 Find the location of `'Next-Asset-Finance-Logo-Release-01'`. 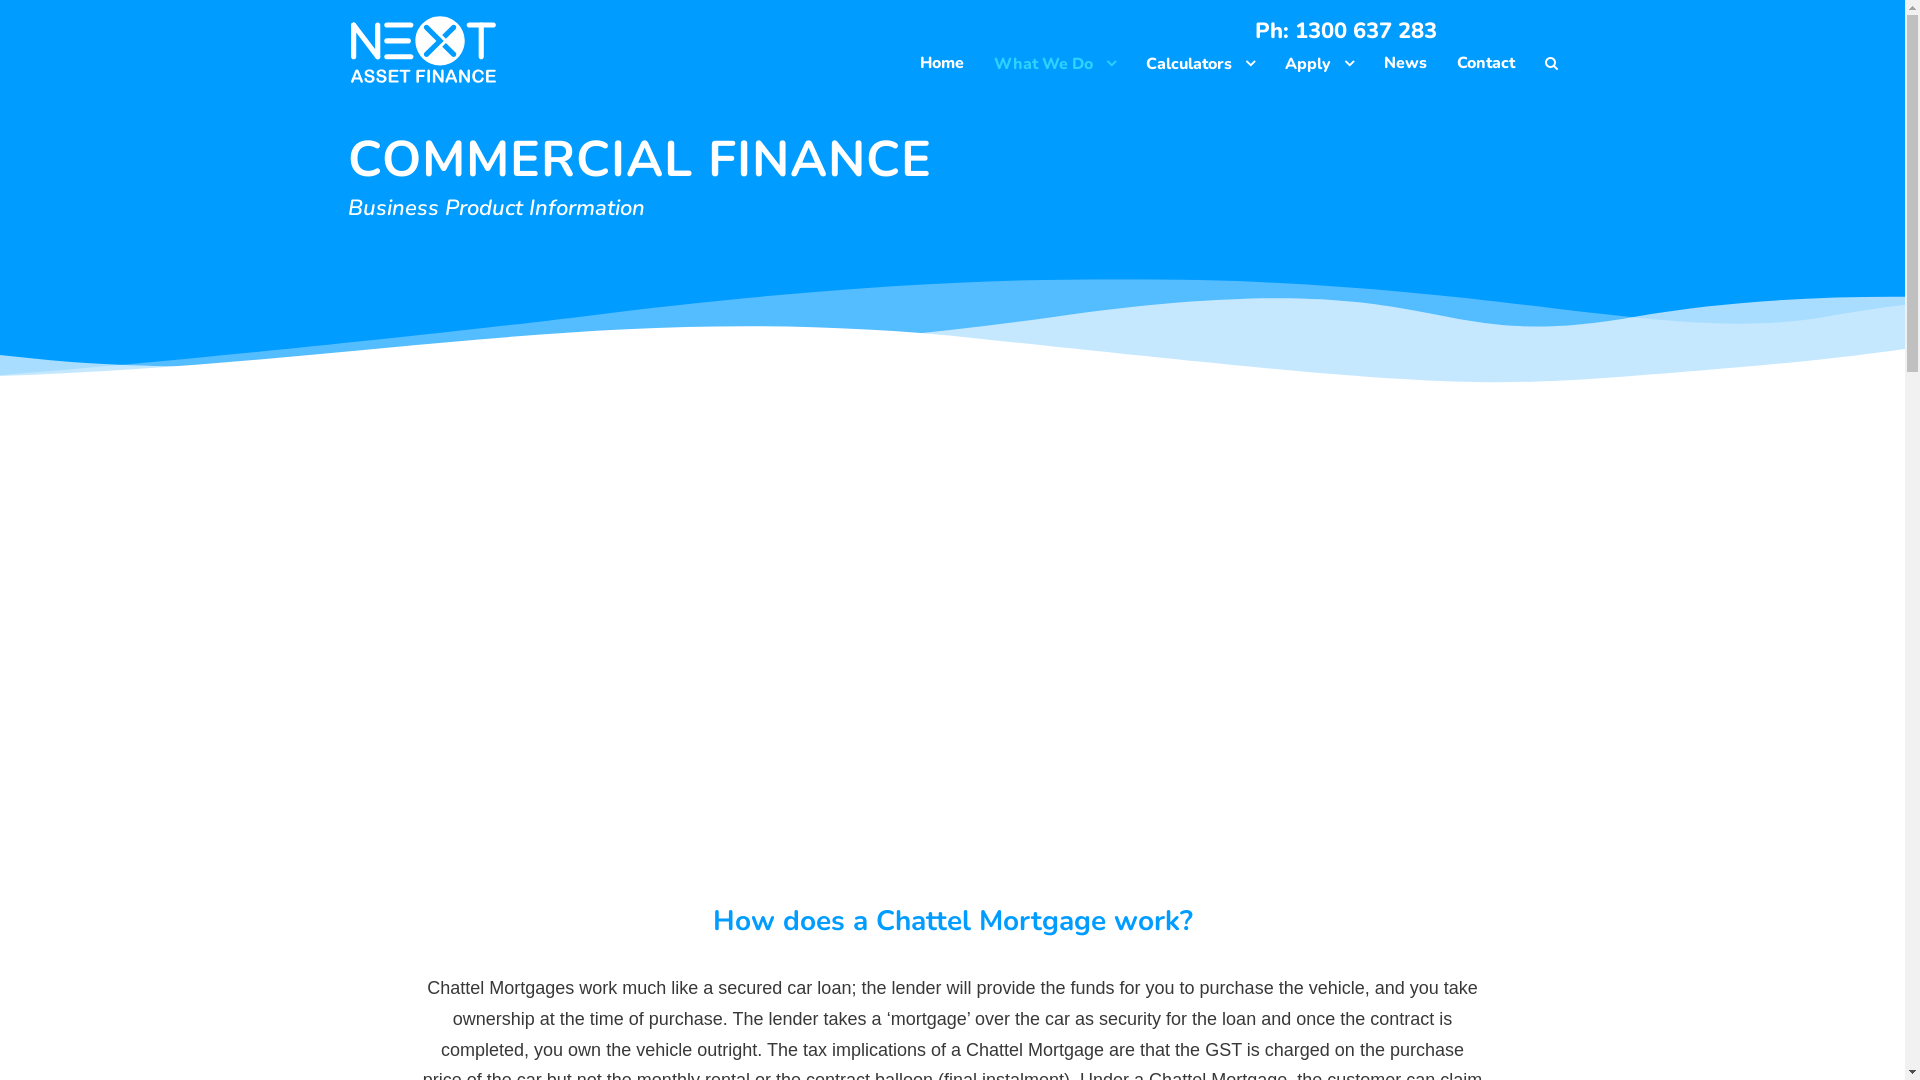

'Next-Asset-Finance-Logo-Release-01' is located at coordinates (421, 49).